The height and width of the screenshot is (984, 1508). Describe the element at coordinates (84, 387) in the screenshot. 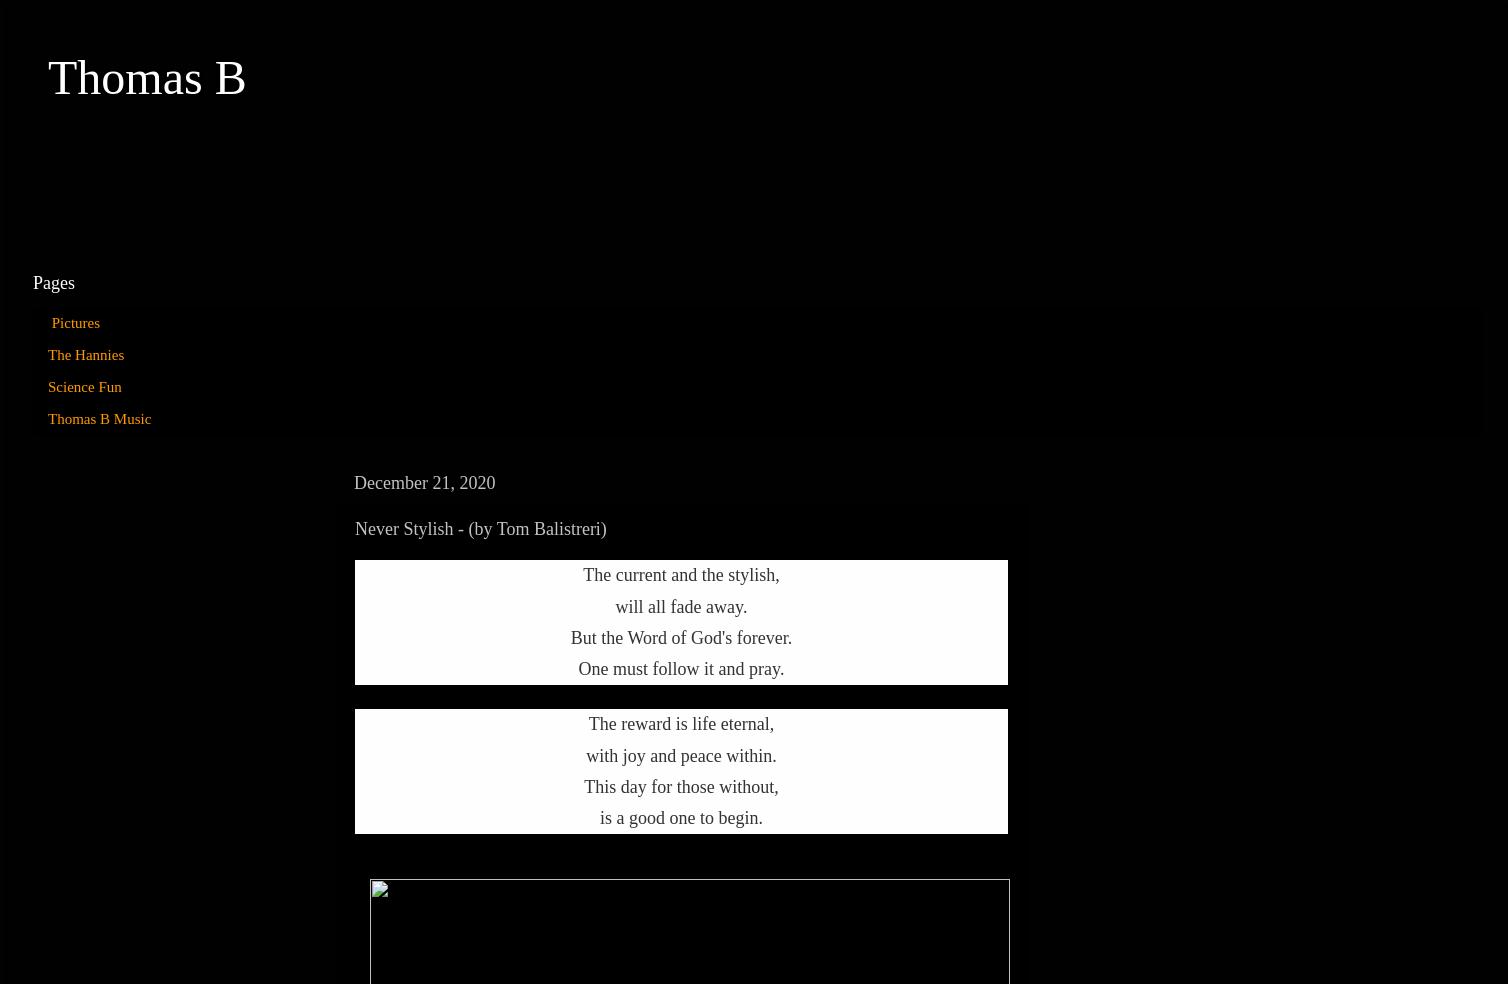

I see `'Science Fun'` at that location.